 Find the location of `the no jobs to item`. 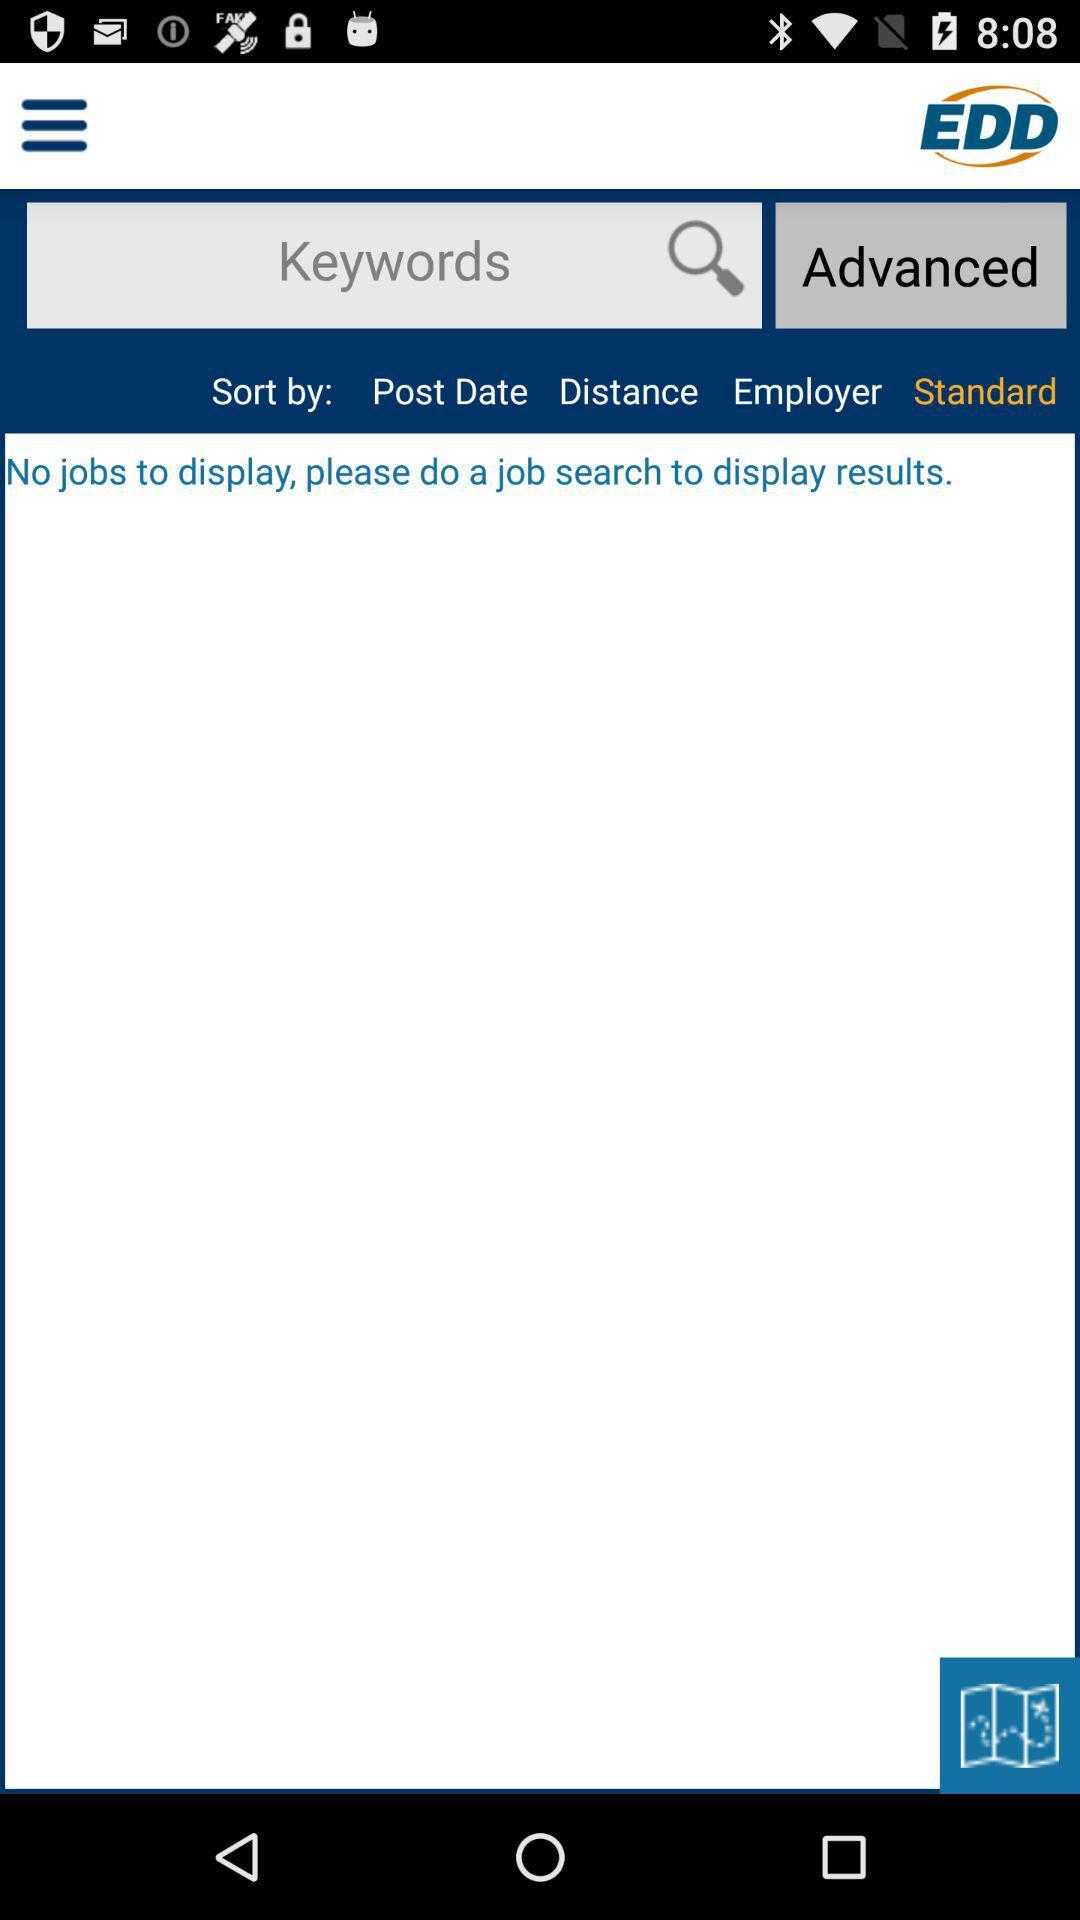

the no jobs to item is located at coordinates (540, 469).